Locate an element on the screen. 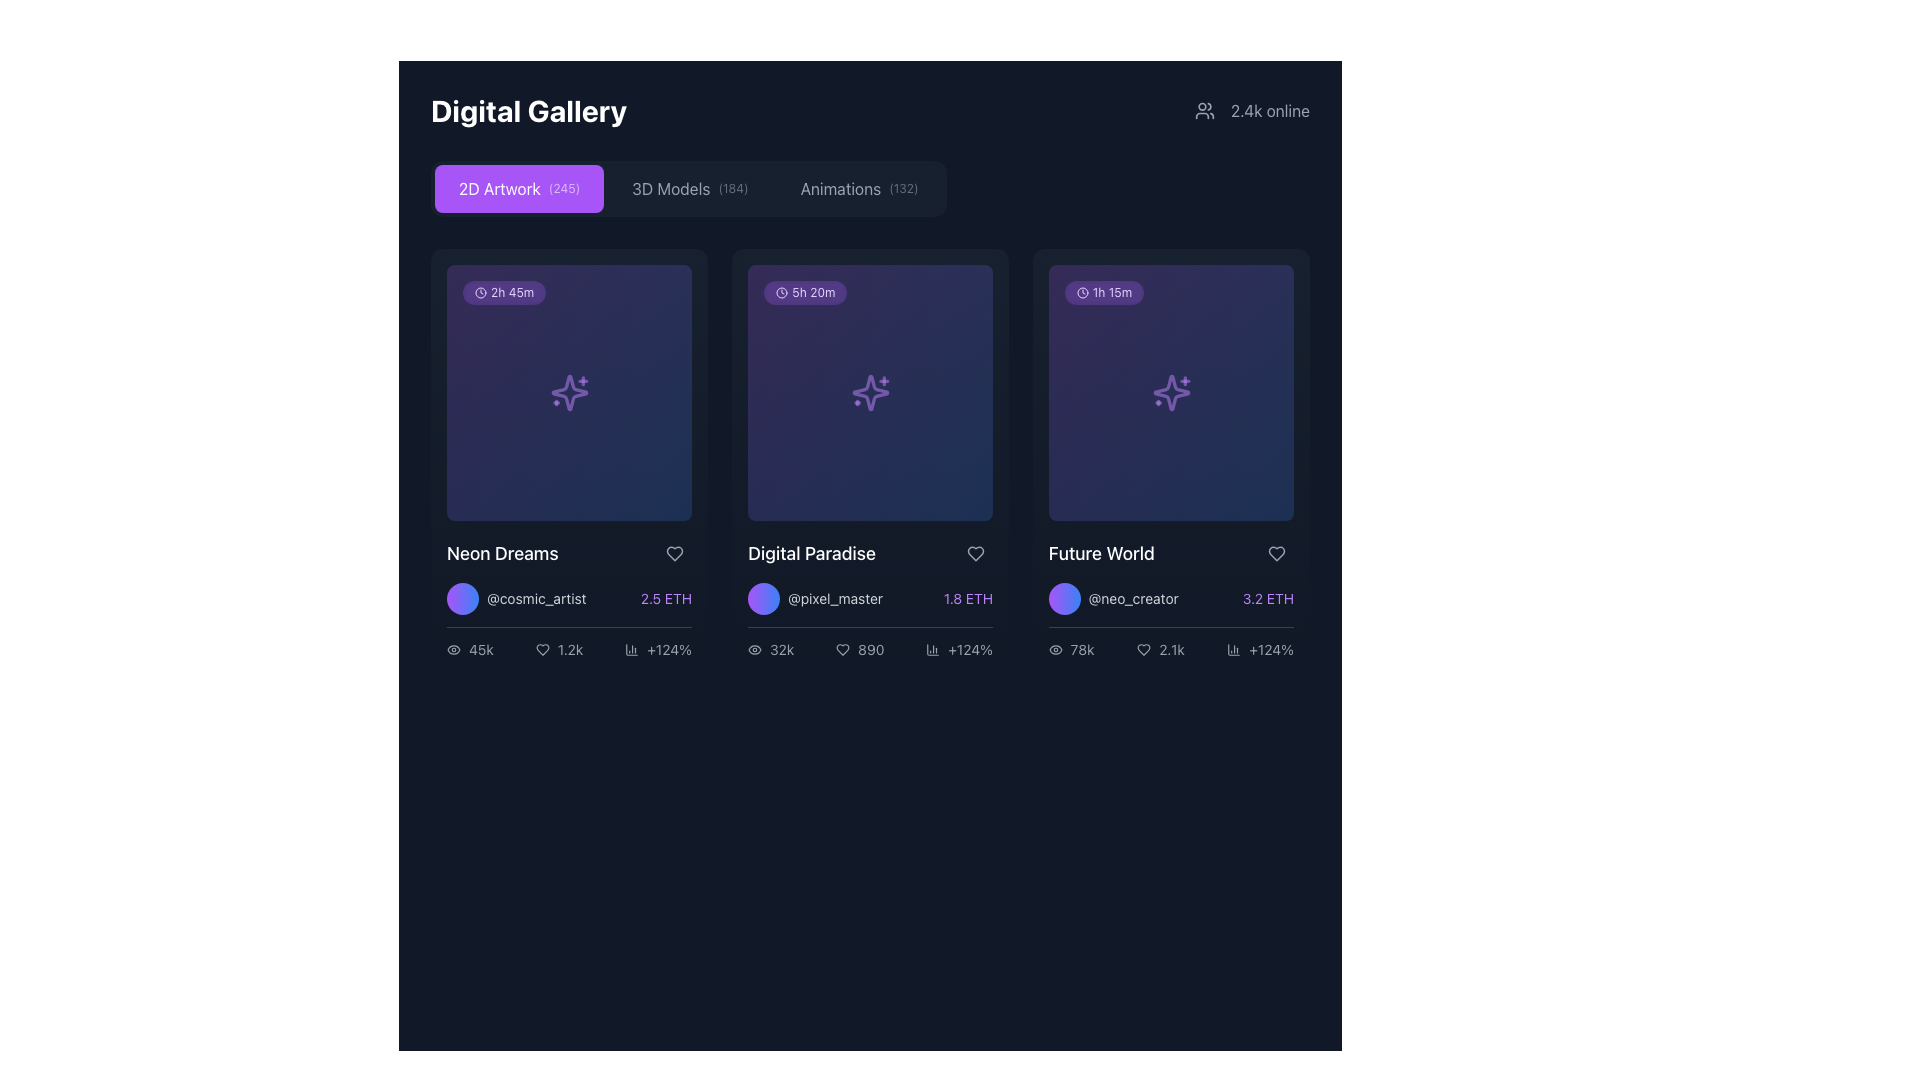 This screenshot has height=1080, width=1920. the circular avatar with a gradient fill transitioning from purple to blue, located in the card labeled 'Future World' to the left of the text '@neo_creator' is located at coordinates (1064, 597).